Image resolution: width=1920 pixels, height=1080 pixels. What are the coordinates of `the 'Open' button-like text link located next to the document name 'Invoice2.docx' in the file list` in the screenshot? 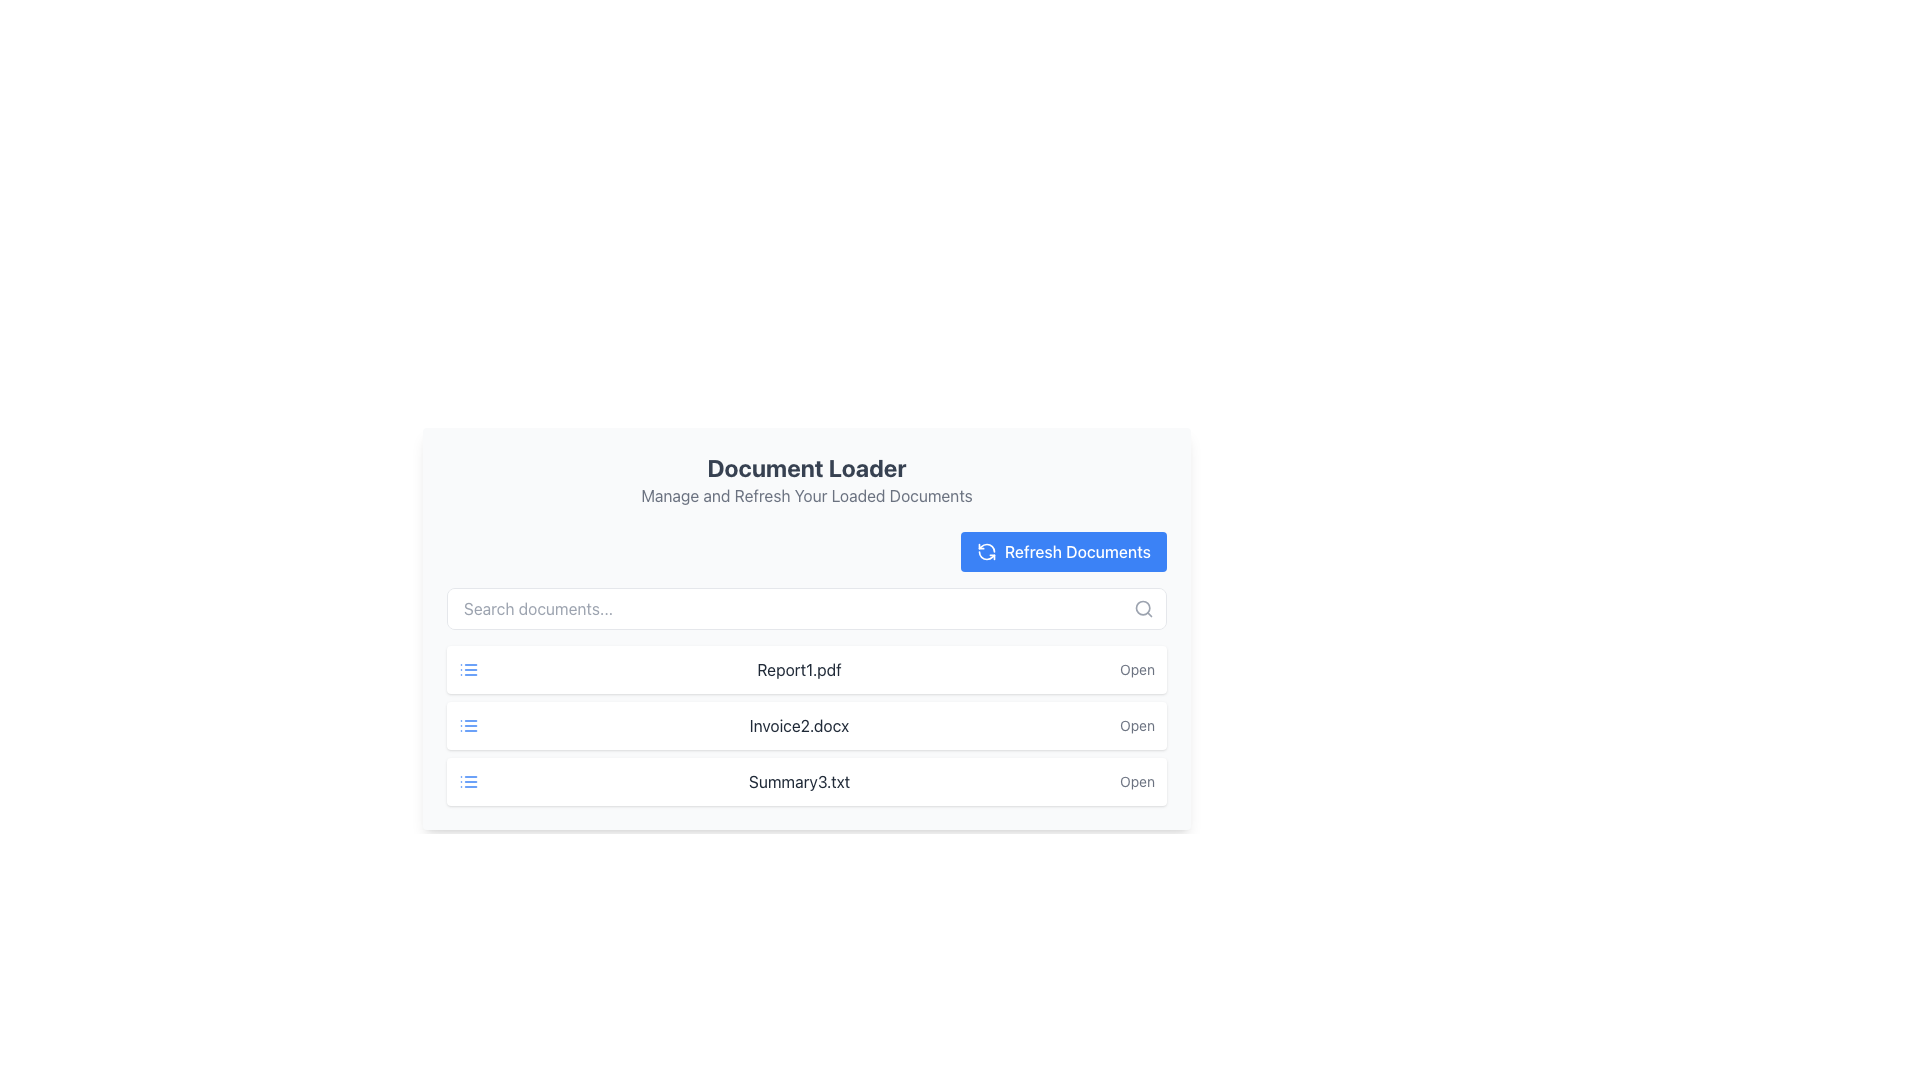 It's located at (1137, 725).